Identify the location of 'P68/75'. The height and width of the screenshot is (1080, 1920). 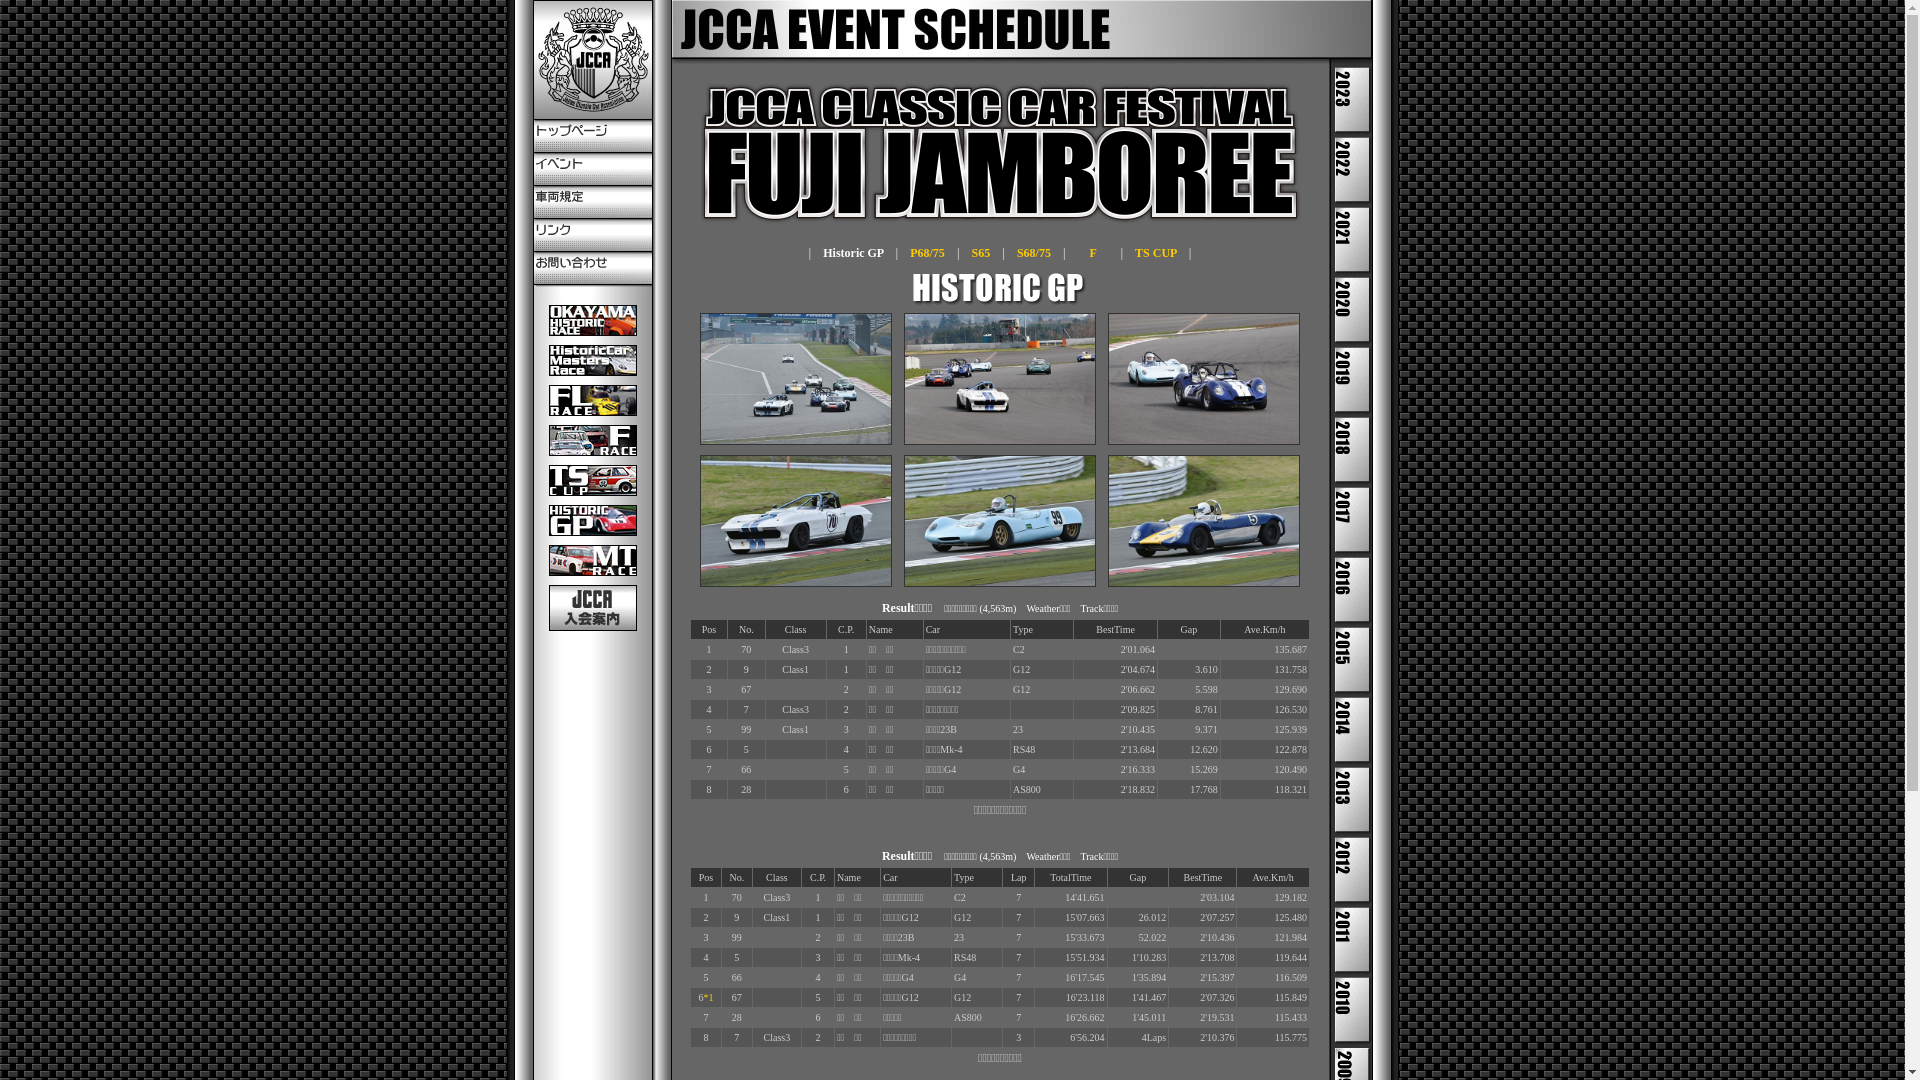
(909, 252).